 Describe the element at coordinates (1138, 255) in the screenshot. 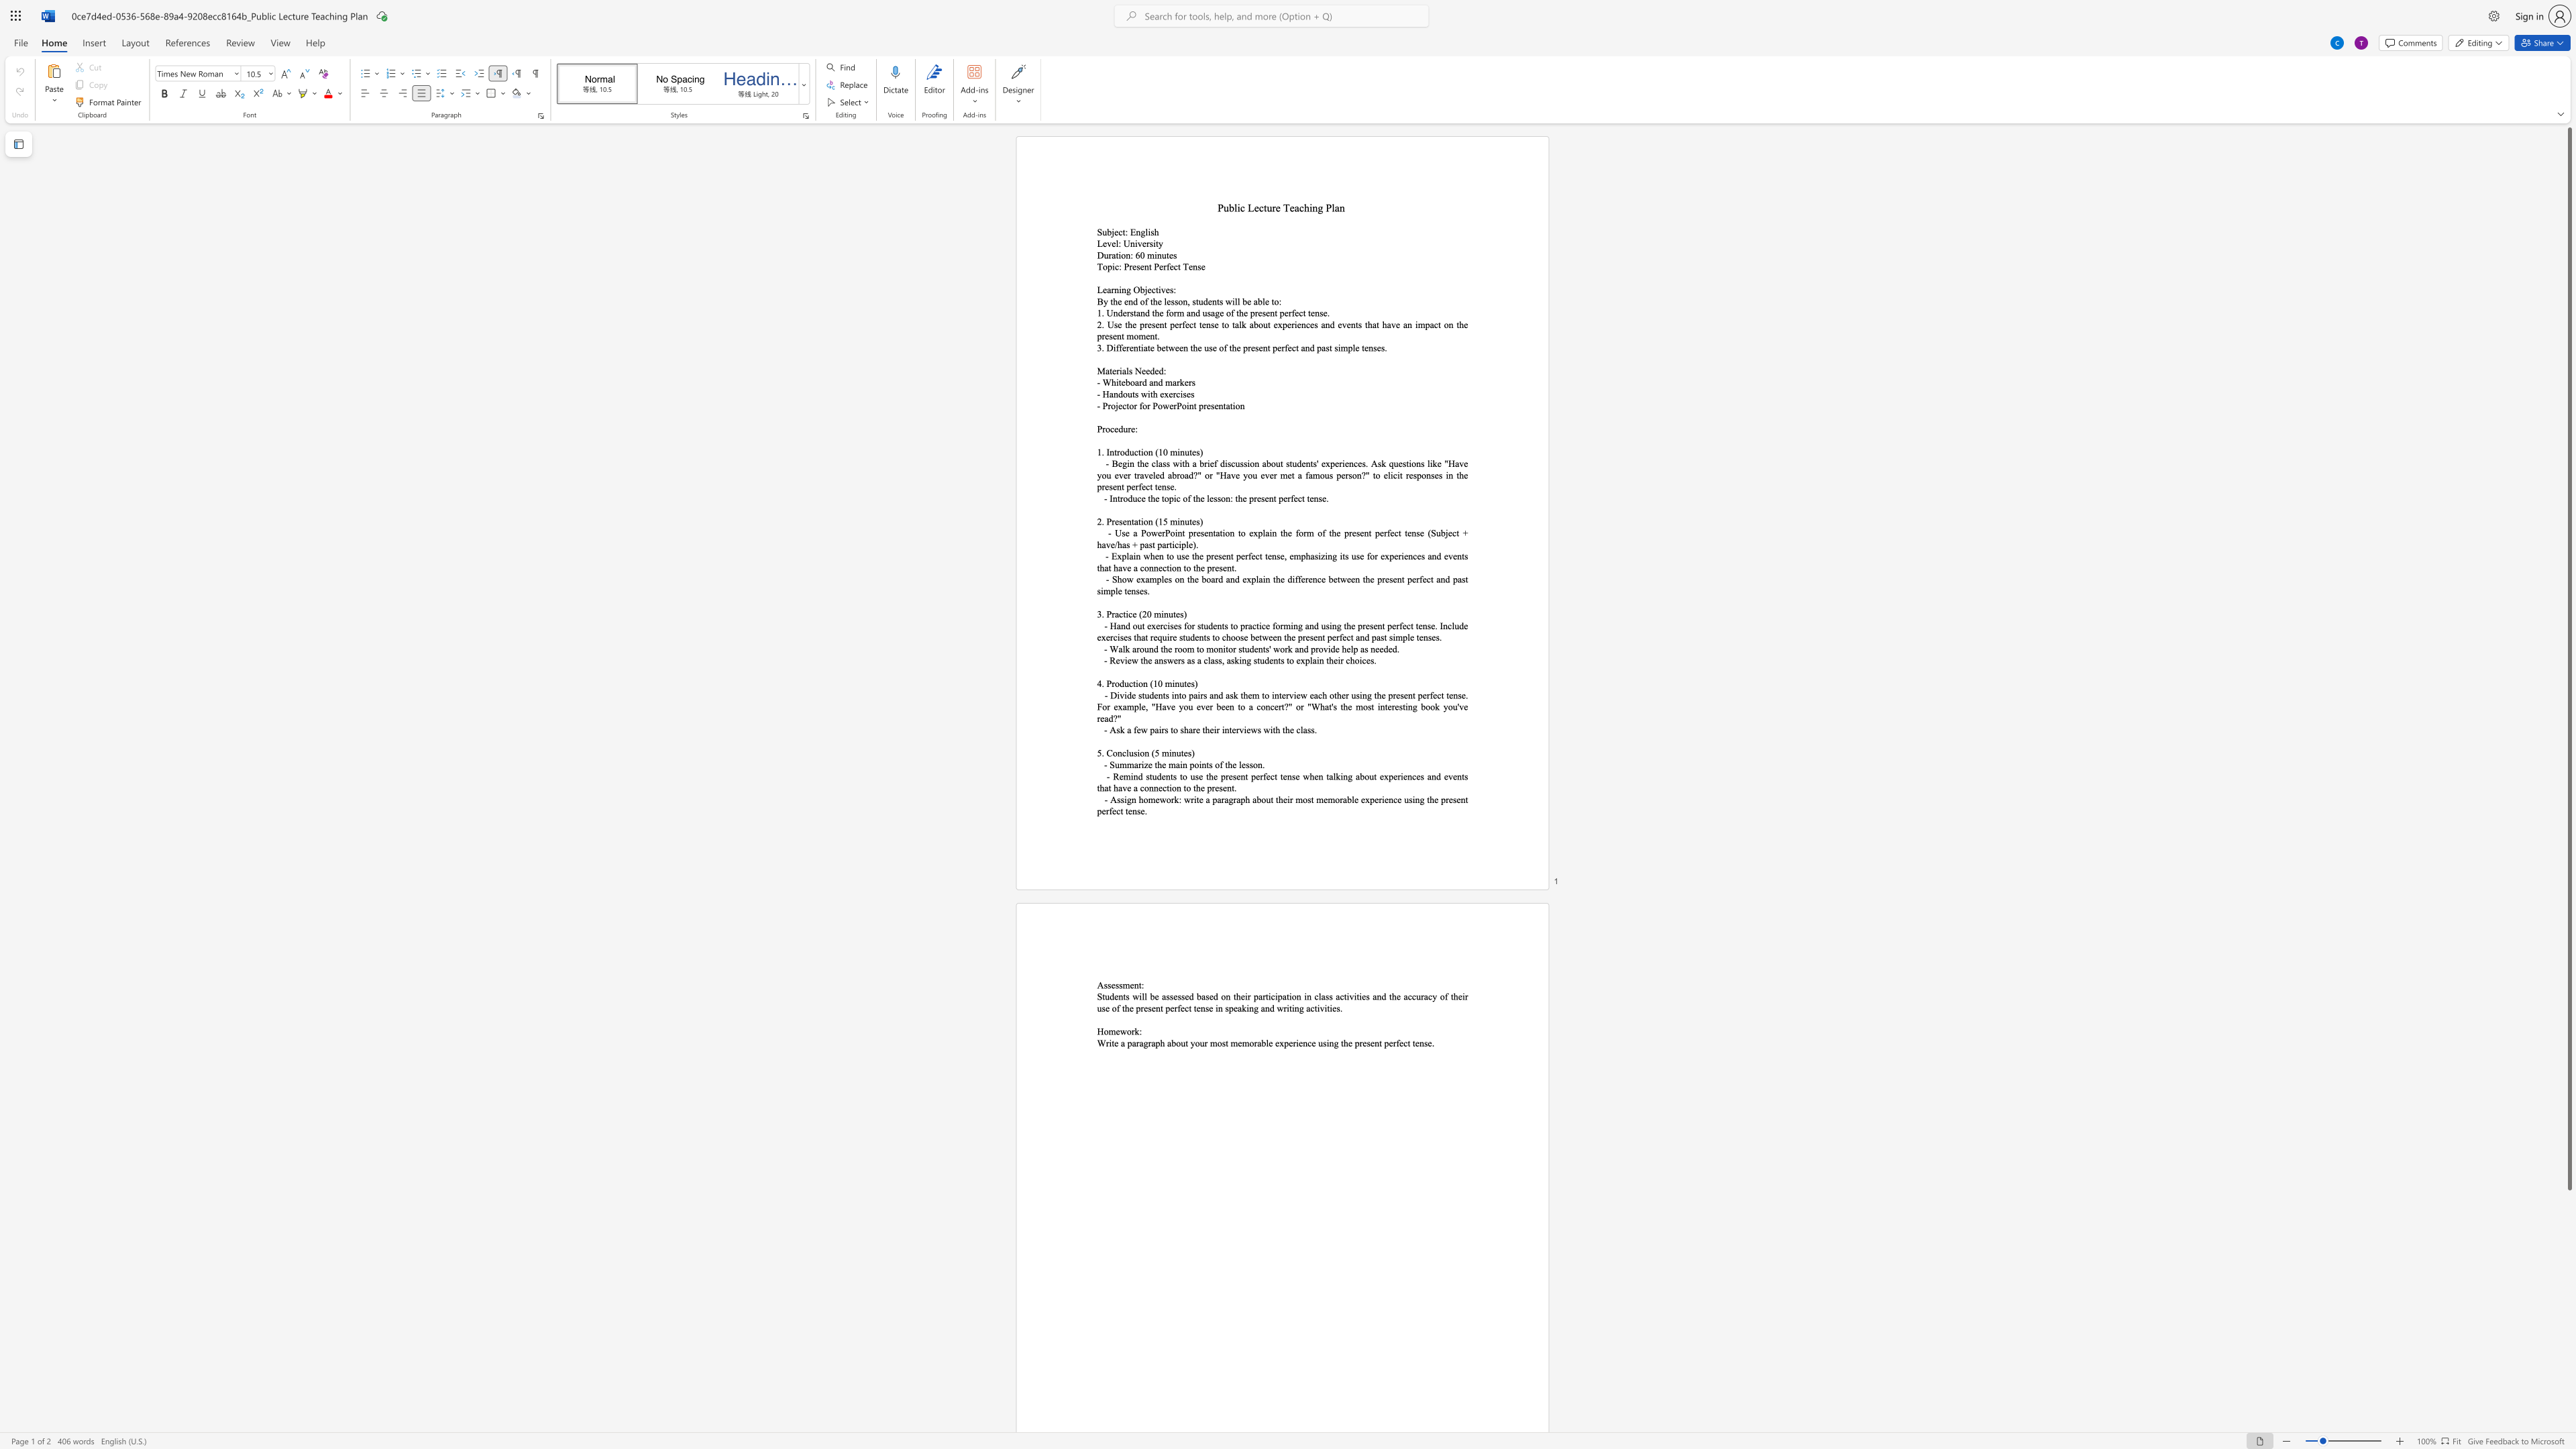

I see `the space between the continuous character "6" and "0" in the text` at that location.